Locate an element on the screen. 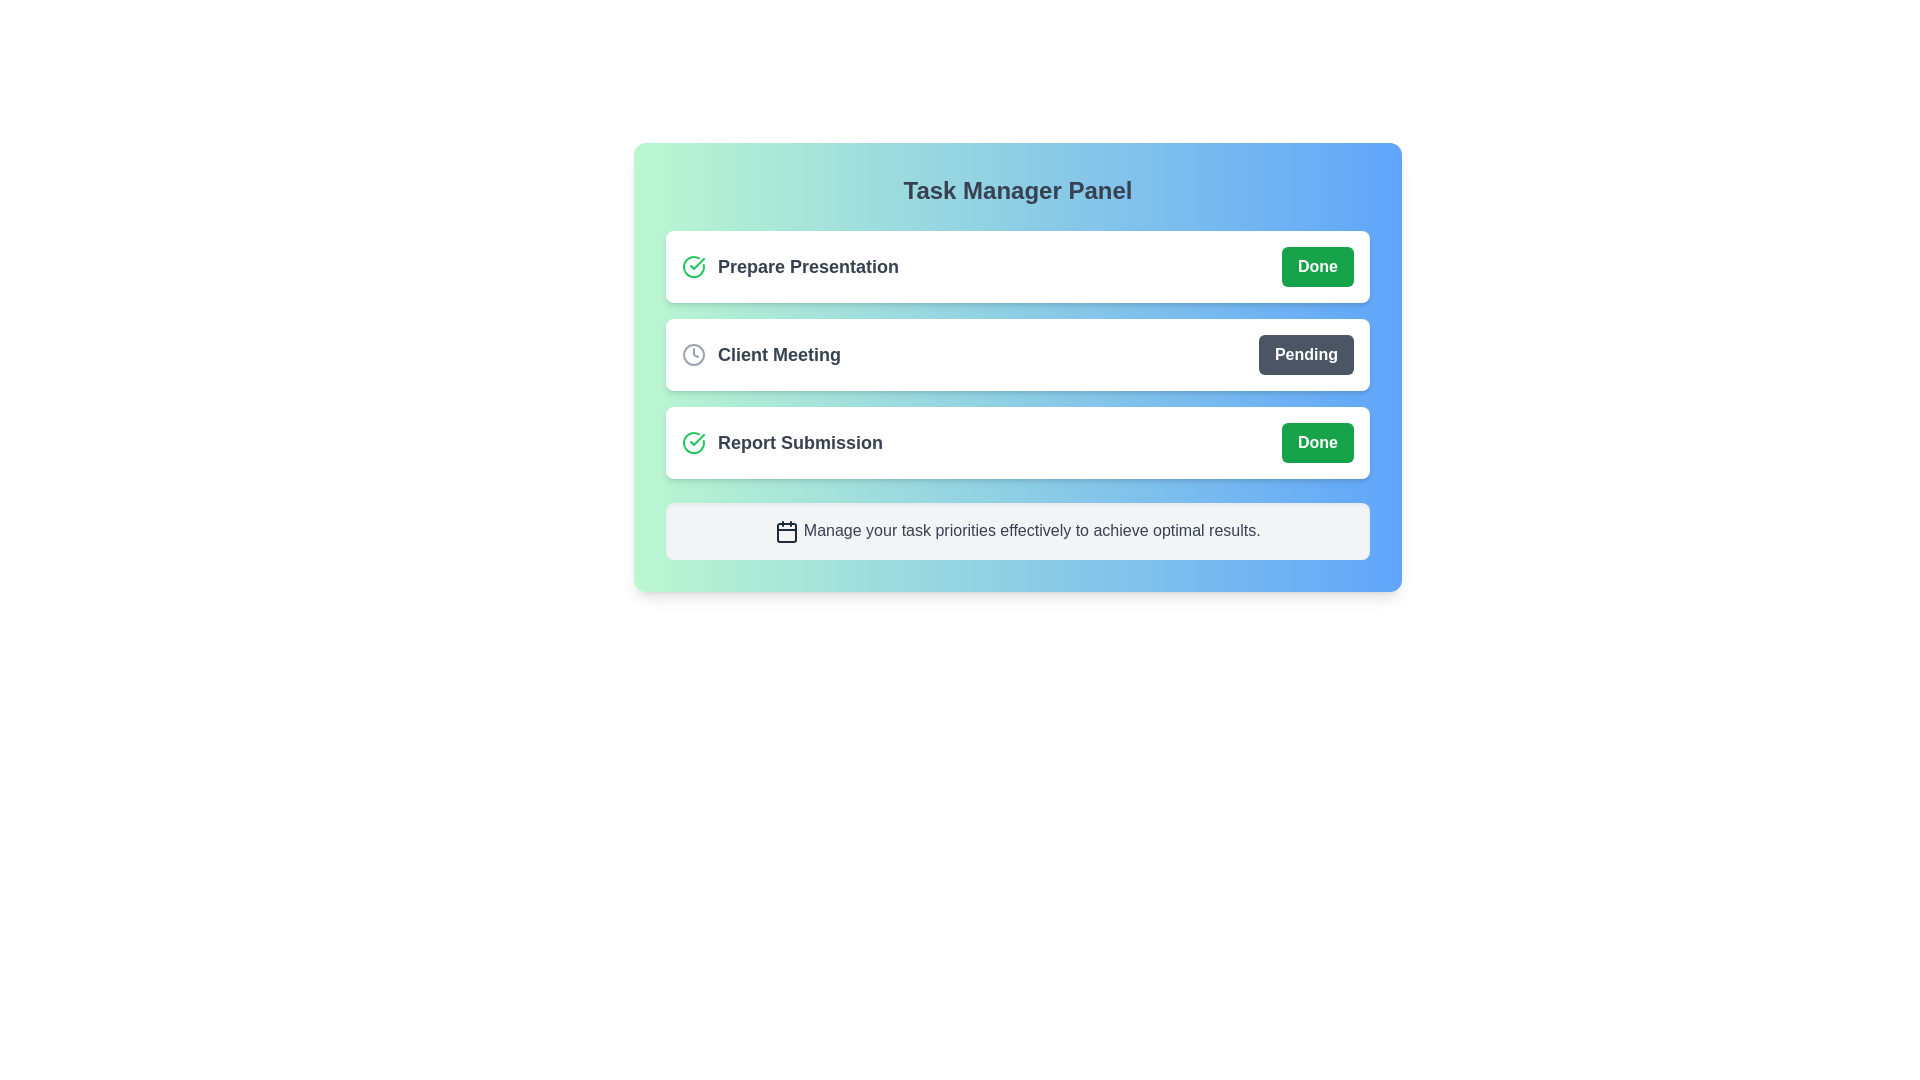 This screenshot has width=1920, height=1080. the button labeled Done to observe its hover effect is located at coordinates (1318, 265).